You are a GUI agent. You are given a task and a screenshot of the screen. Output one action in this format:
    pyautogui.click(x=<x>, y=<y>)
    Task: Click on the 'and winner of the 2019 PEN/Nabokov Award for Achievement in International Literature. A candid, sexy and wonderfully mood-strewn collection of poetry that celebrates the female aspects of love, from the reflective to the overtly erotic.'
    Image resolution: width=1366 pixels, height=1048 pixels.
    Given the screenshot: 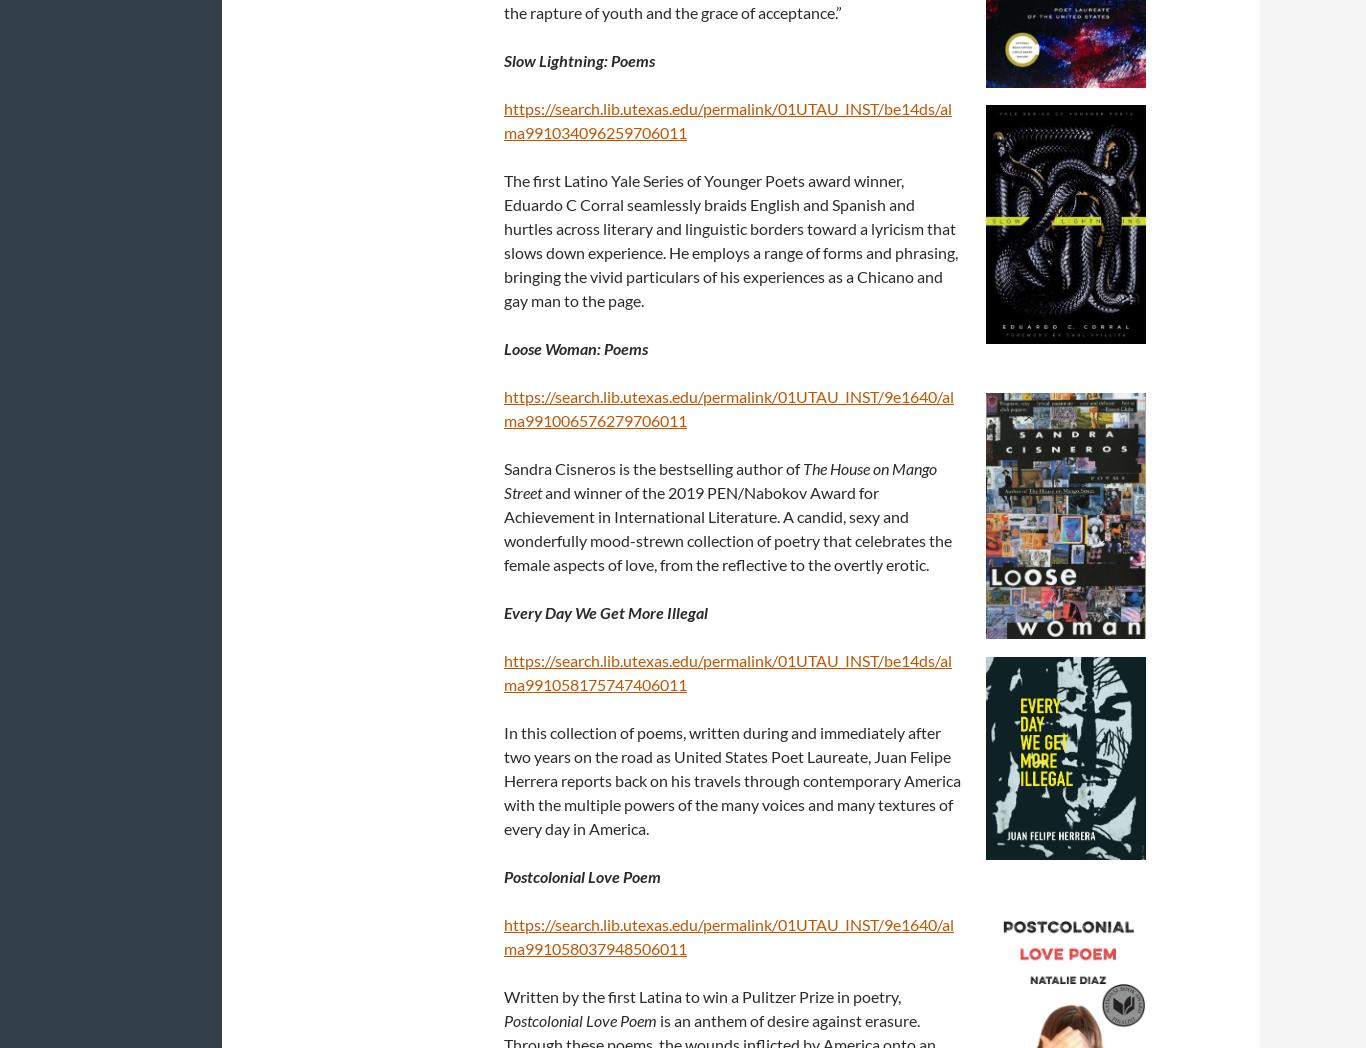 What is the action you would take?
    pyautogui.click(x=504, y=526)
    